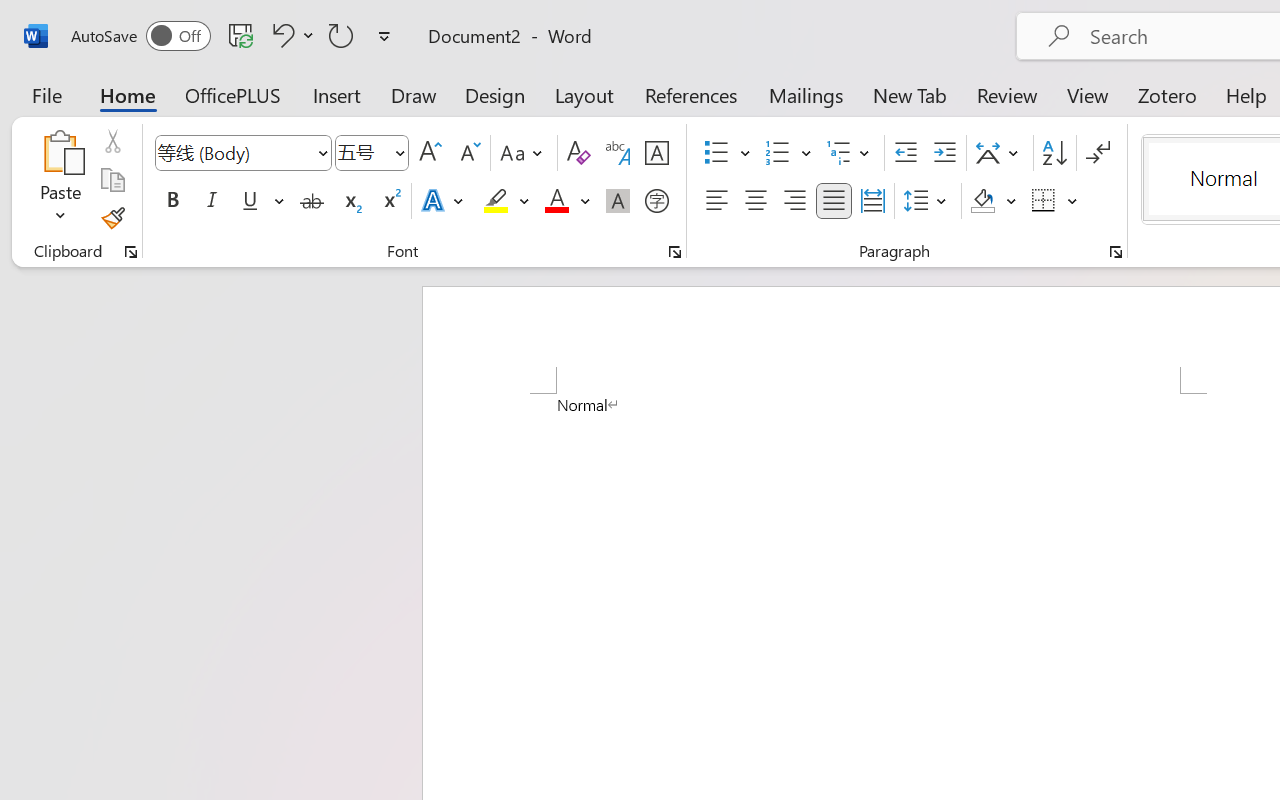 This screenshot has height=800, width=1280. What do you see at coordinates (909, 94) in the screenshot?
I see `'New Tab'` at bounding box center [909, 94].